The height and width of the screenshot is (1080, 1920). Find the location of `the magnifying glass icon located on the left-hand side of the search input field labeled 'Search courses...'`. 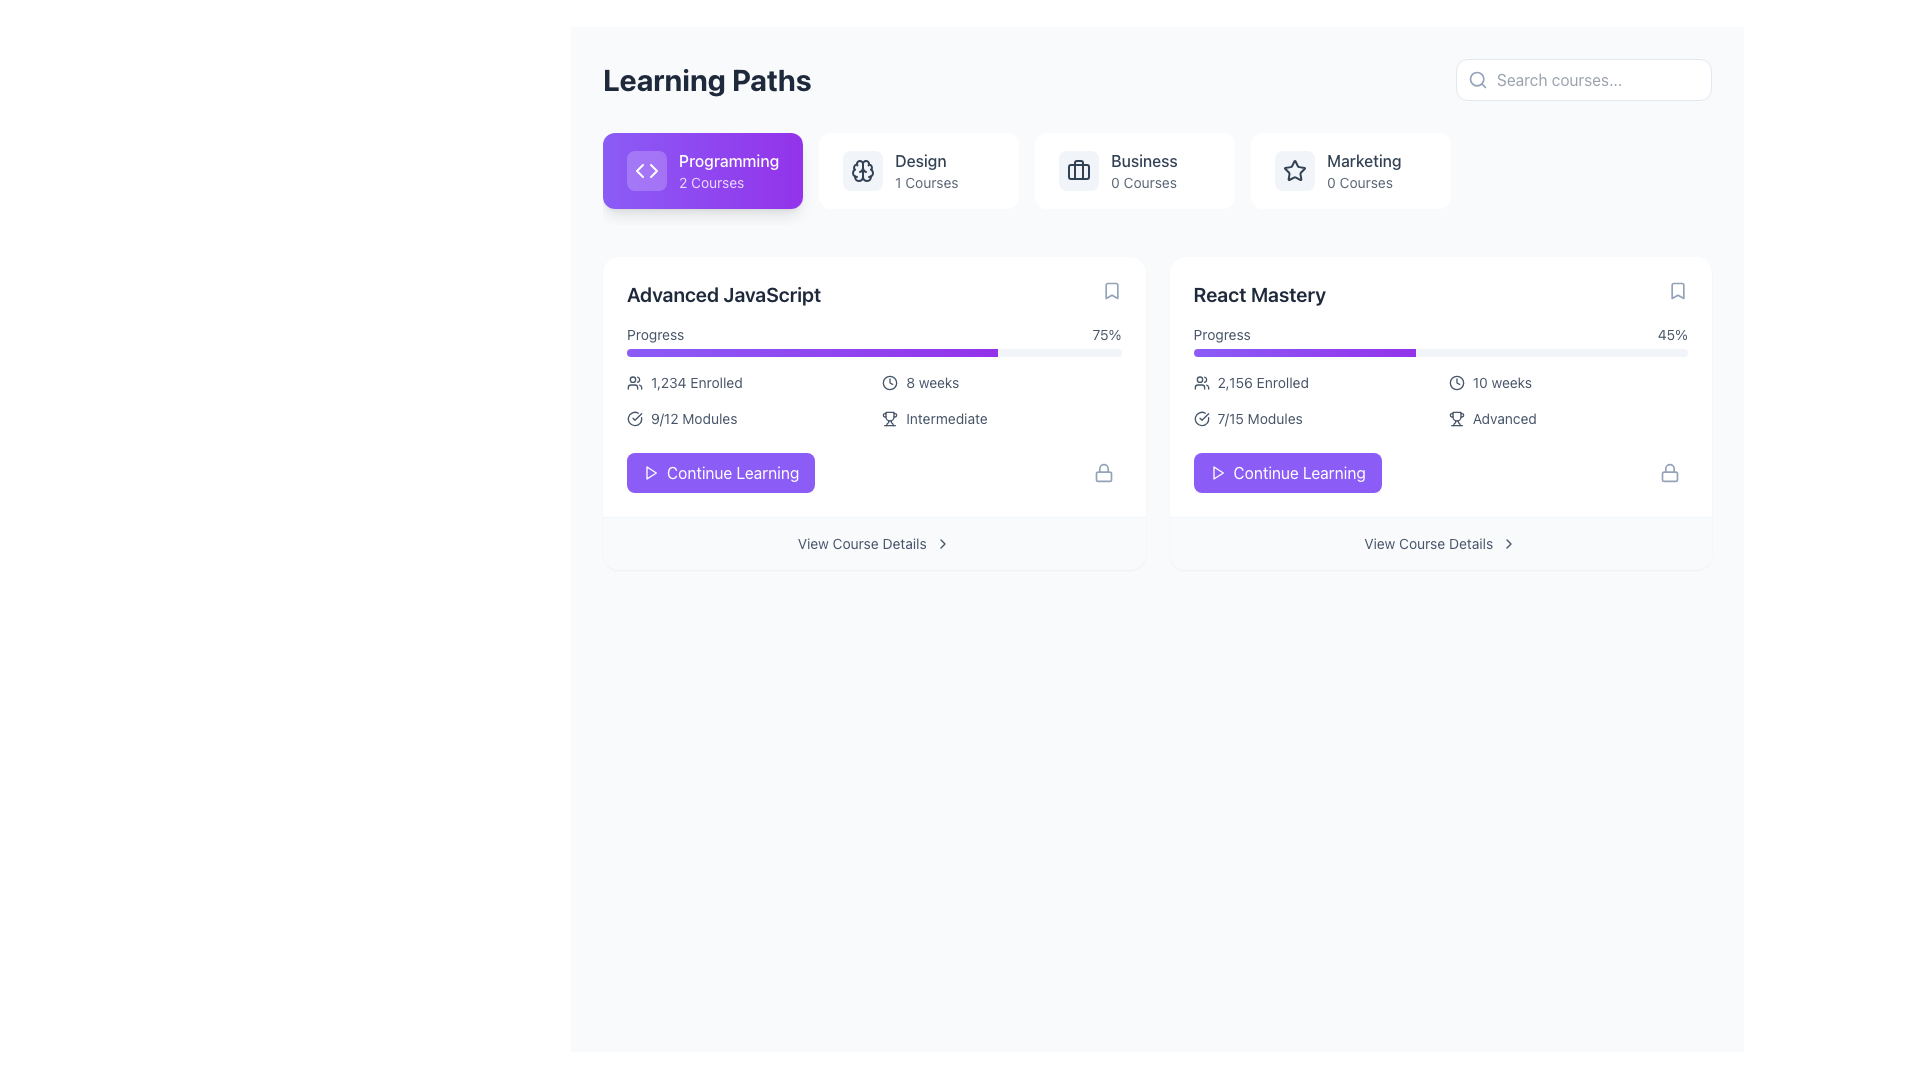

the magnifying glass icon located on the left-hand side of the search input field labeled 'Search courses...' is located at coordinates (1478, 79).